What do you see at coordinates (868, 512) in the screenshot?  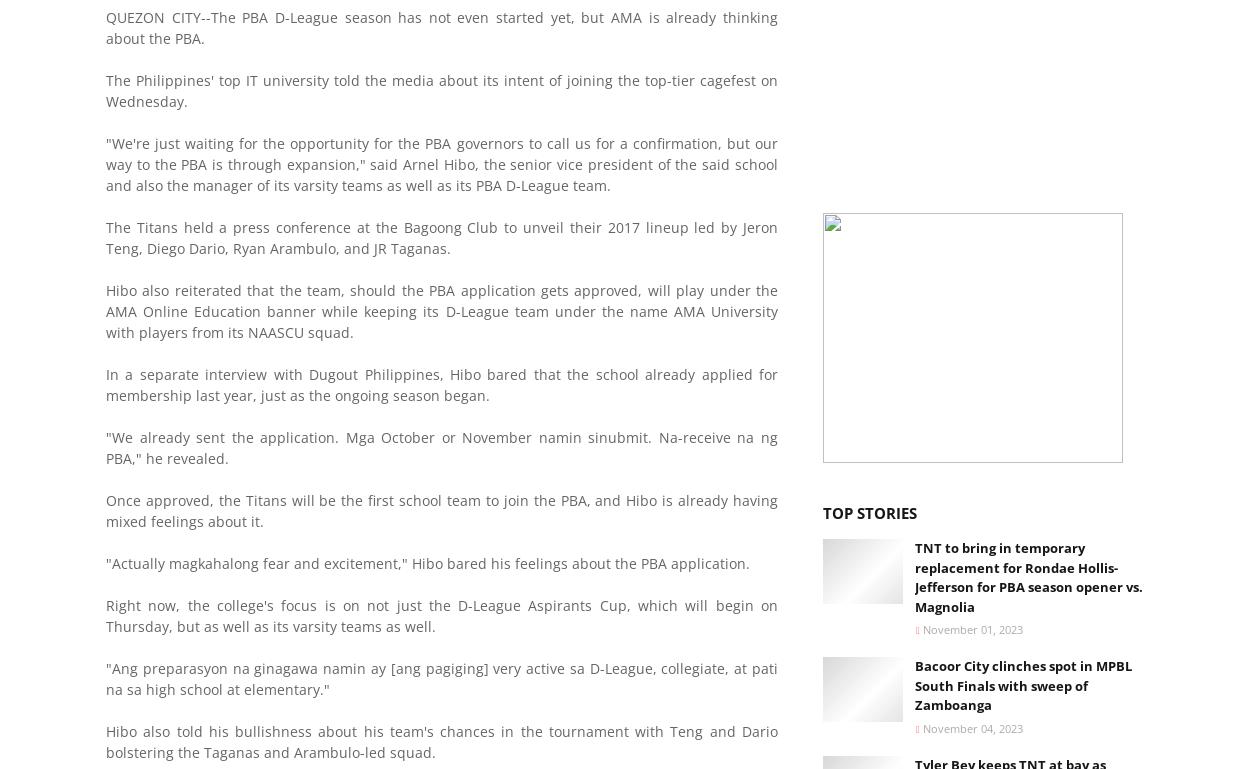 I see `'Top Stories'` at bounding box center [868, 512].